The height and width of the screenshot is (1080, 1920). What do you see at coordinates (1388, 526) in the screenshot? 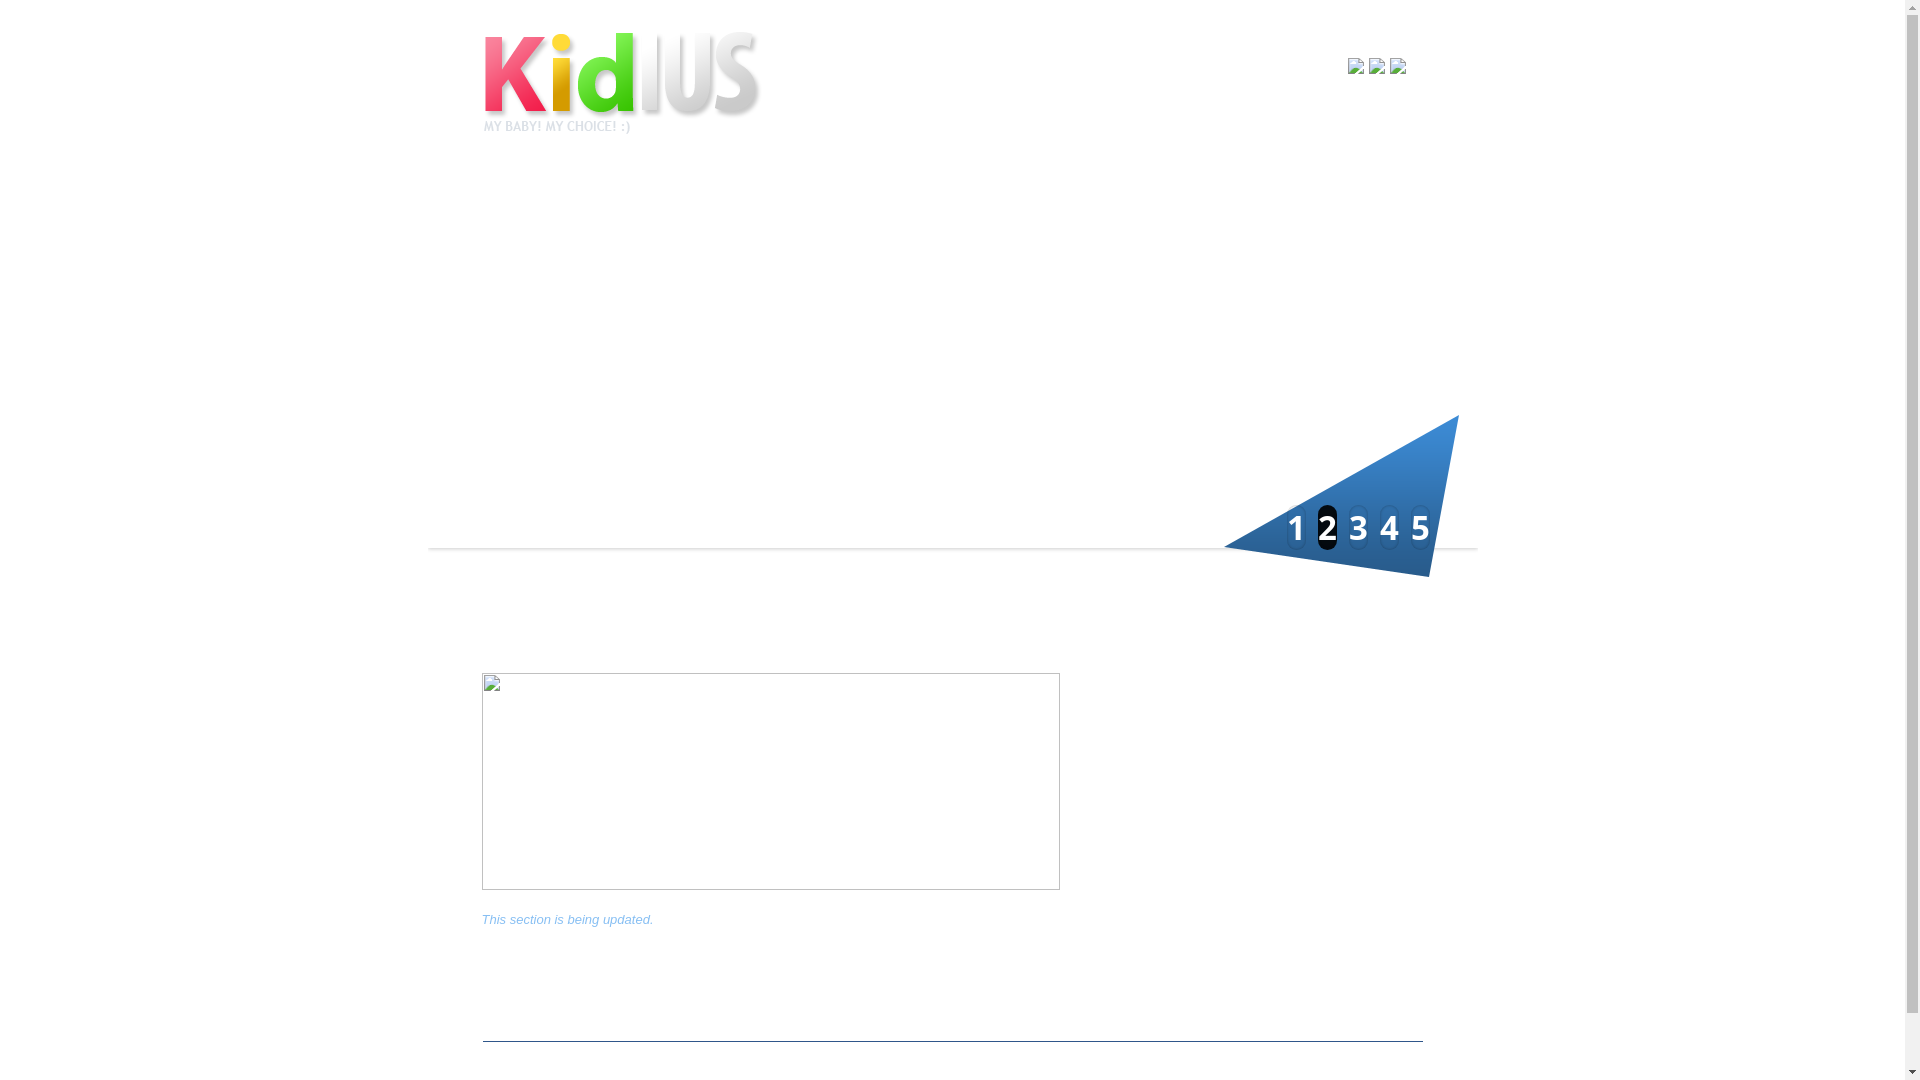
I see `'4'` at bounding box center [1388, 526].